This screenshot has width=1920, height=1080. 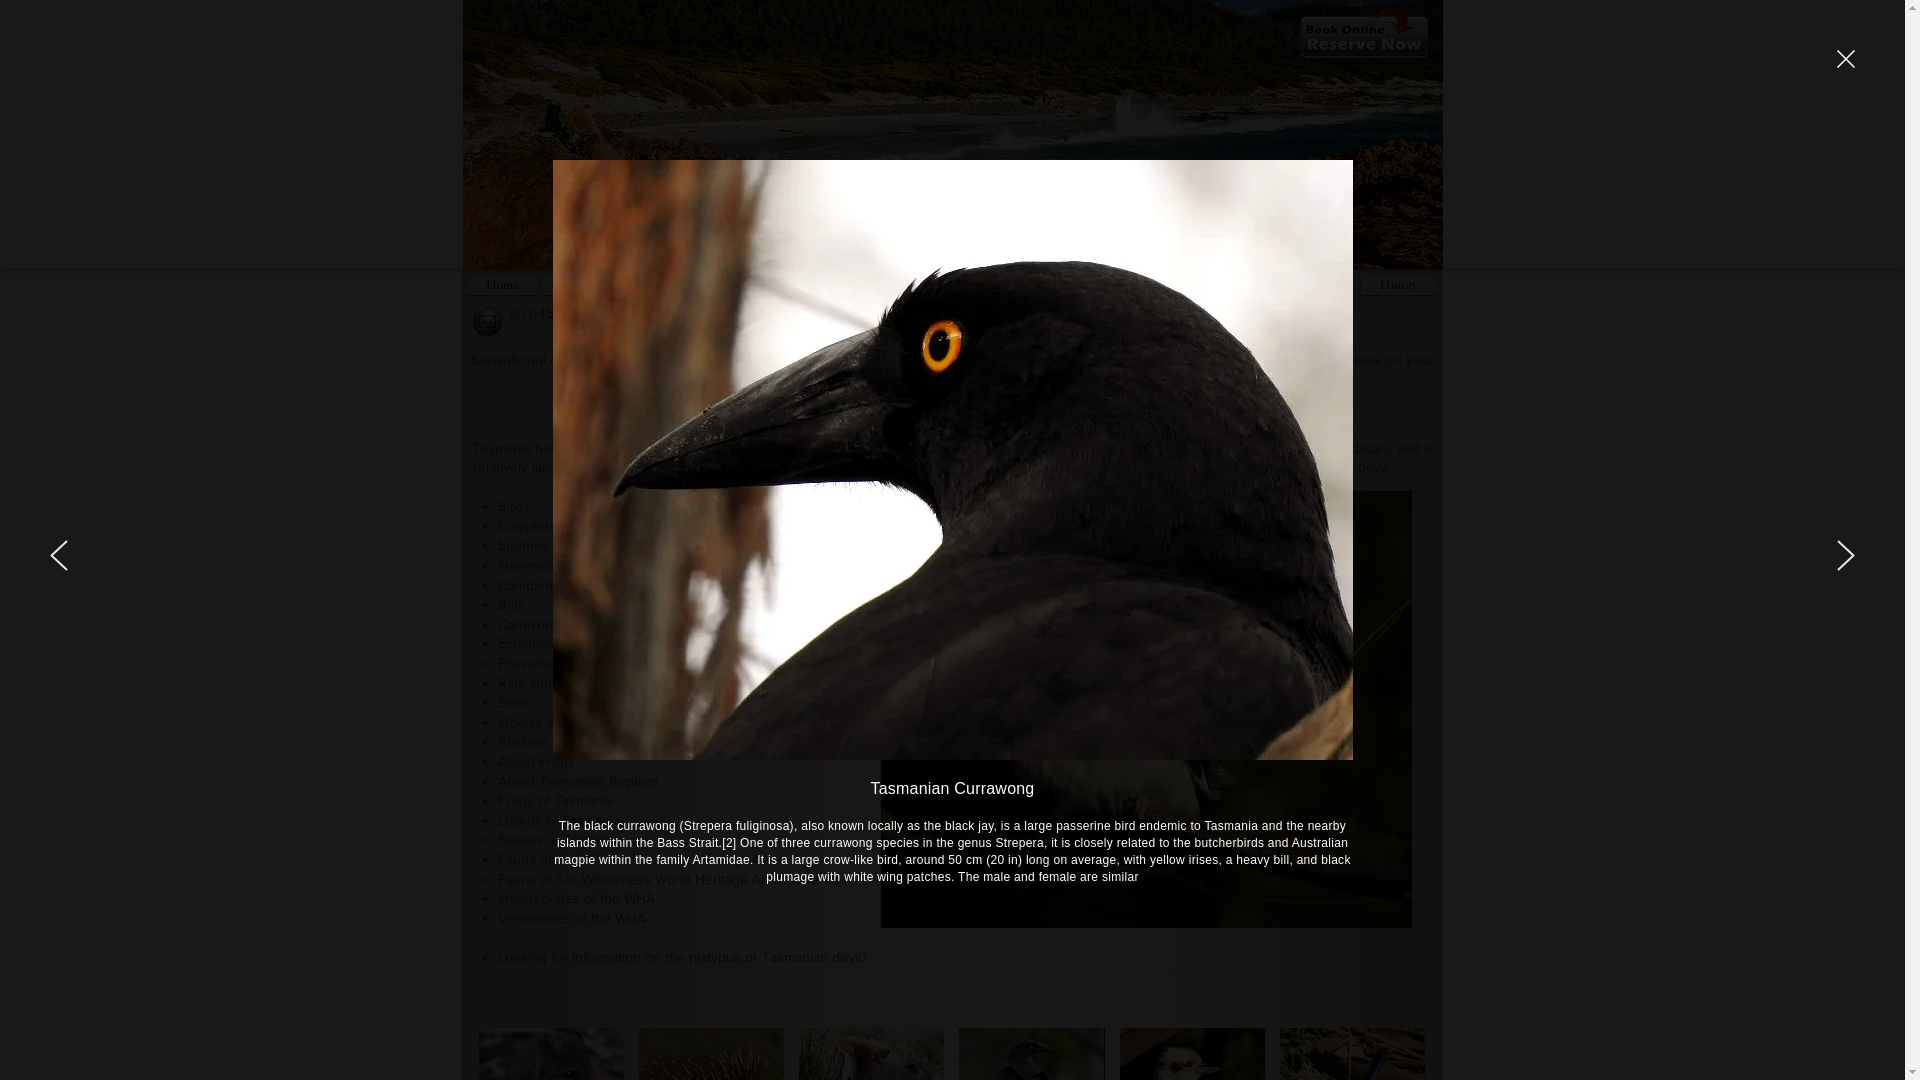 I want to click on 'Home', so click(x=501, y=284).